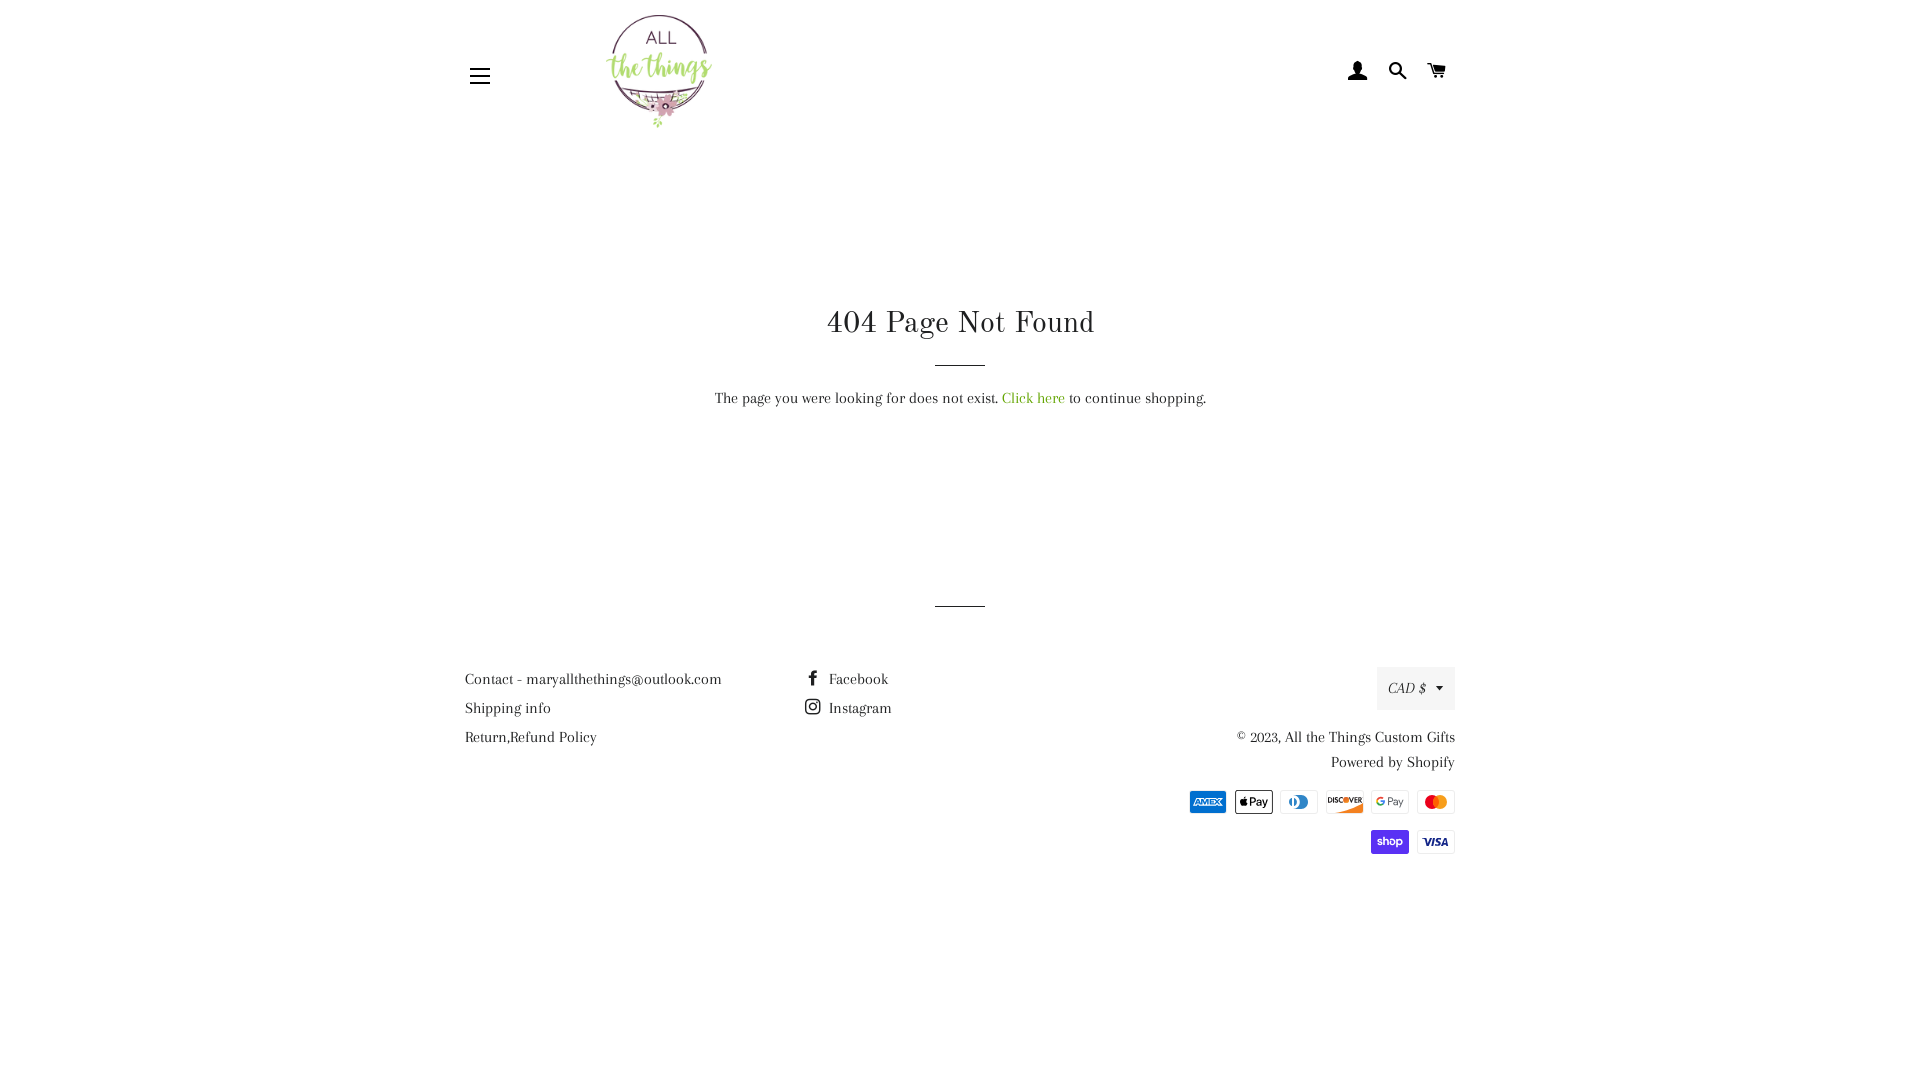 The image size is (1920, 1080). Describe the element at coordinates (531, 736) in the screenshot. I see `'Return,Refund Policy'` at that location.